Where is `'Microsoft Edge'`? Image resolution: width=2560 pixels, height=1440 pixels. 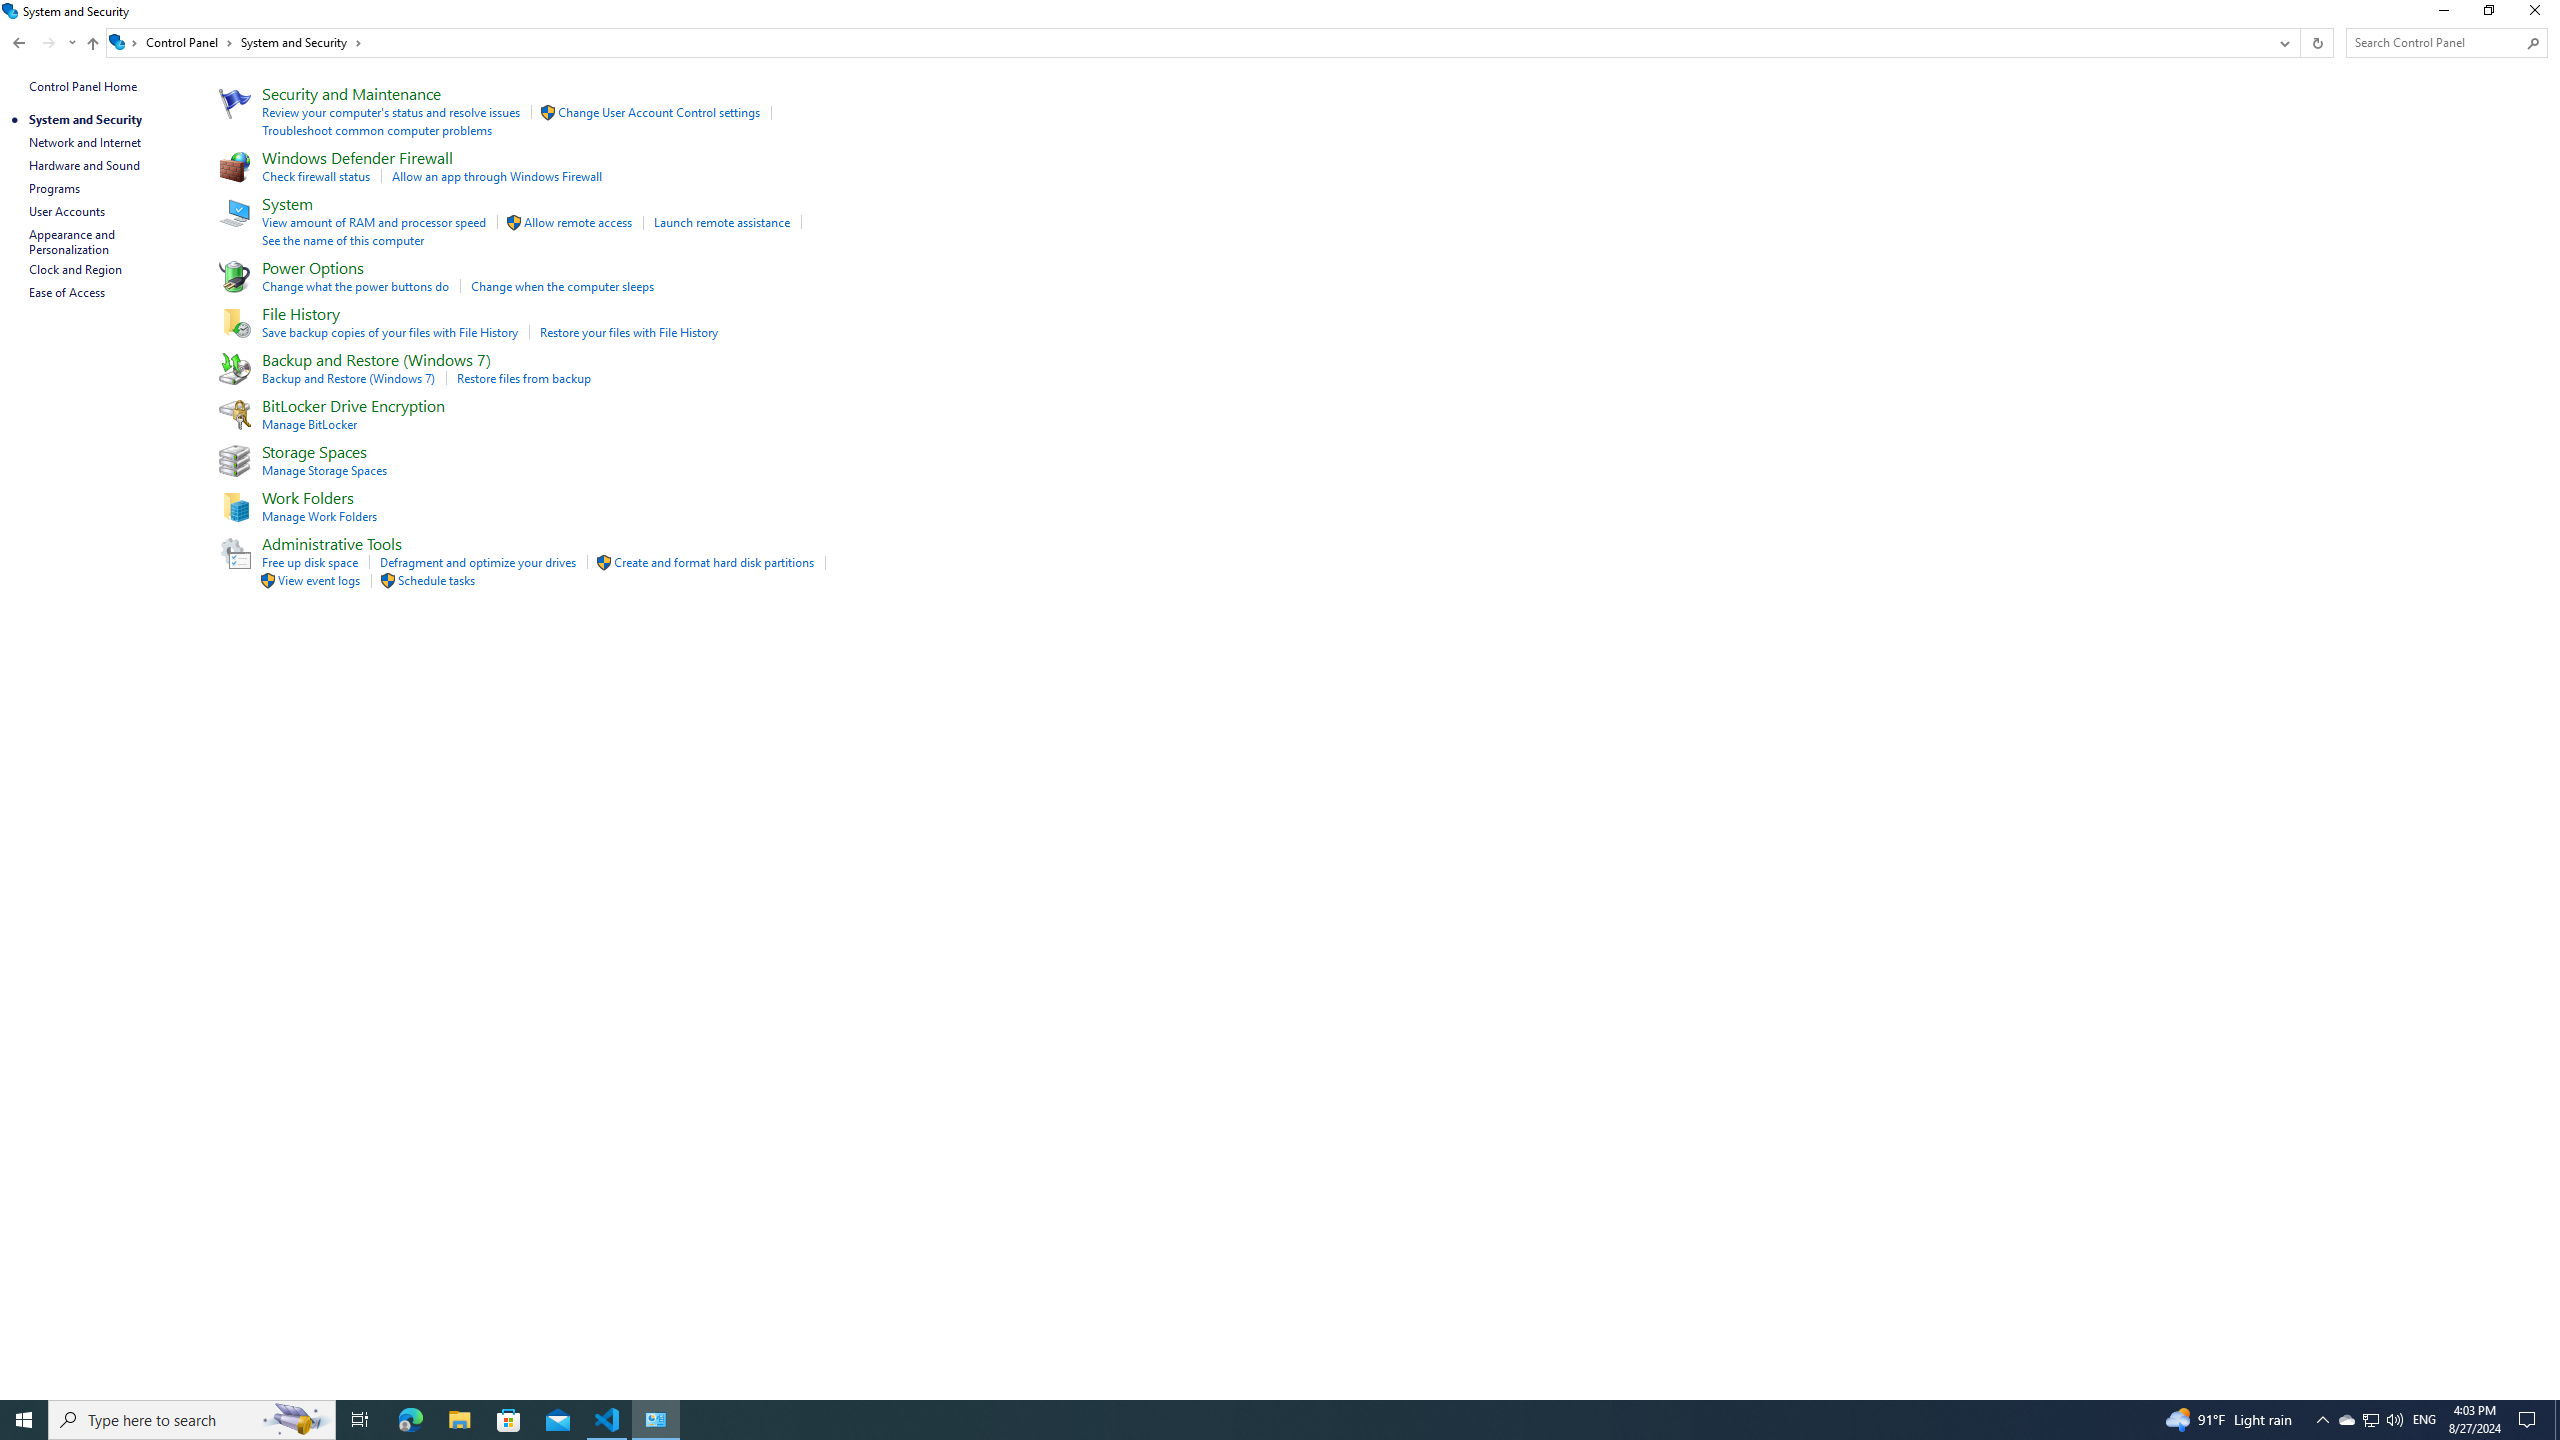
'Microsoft Edge' is located at coordinates (409, 1418).